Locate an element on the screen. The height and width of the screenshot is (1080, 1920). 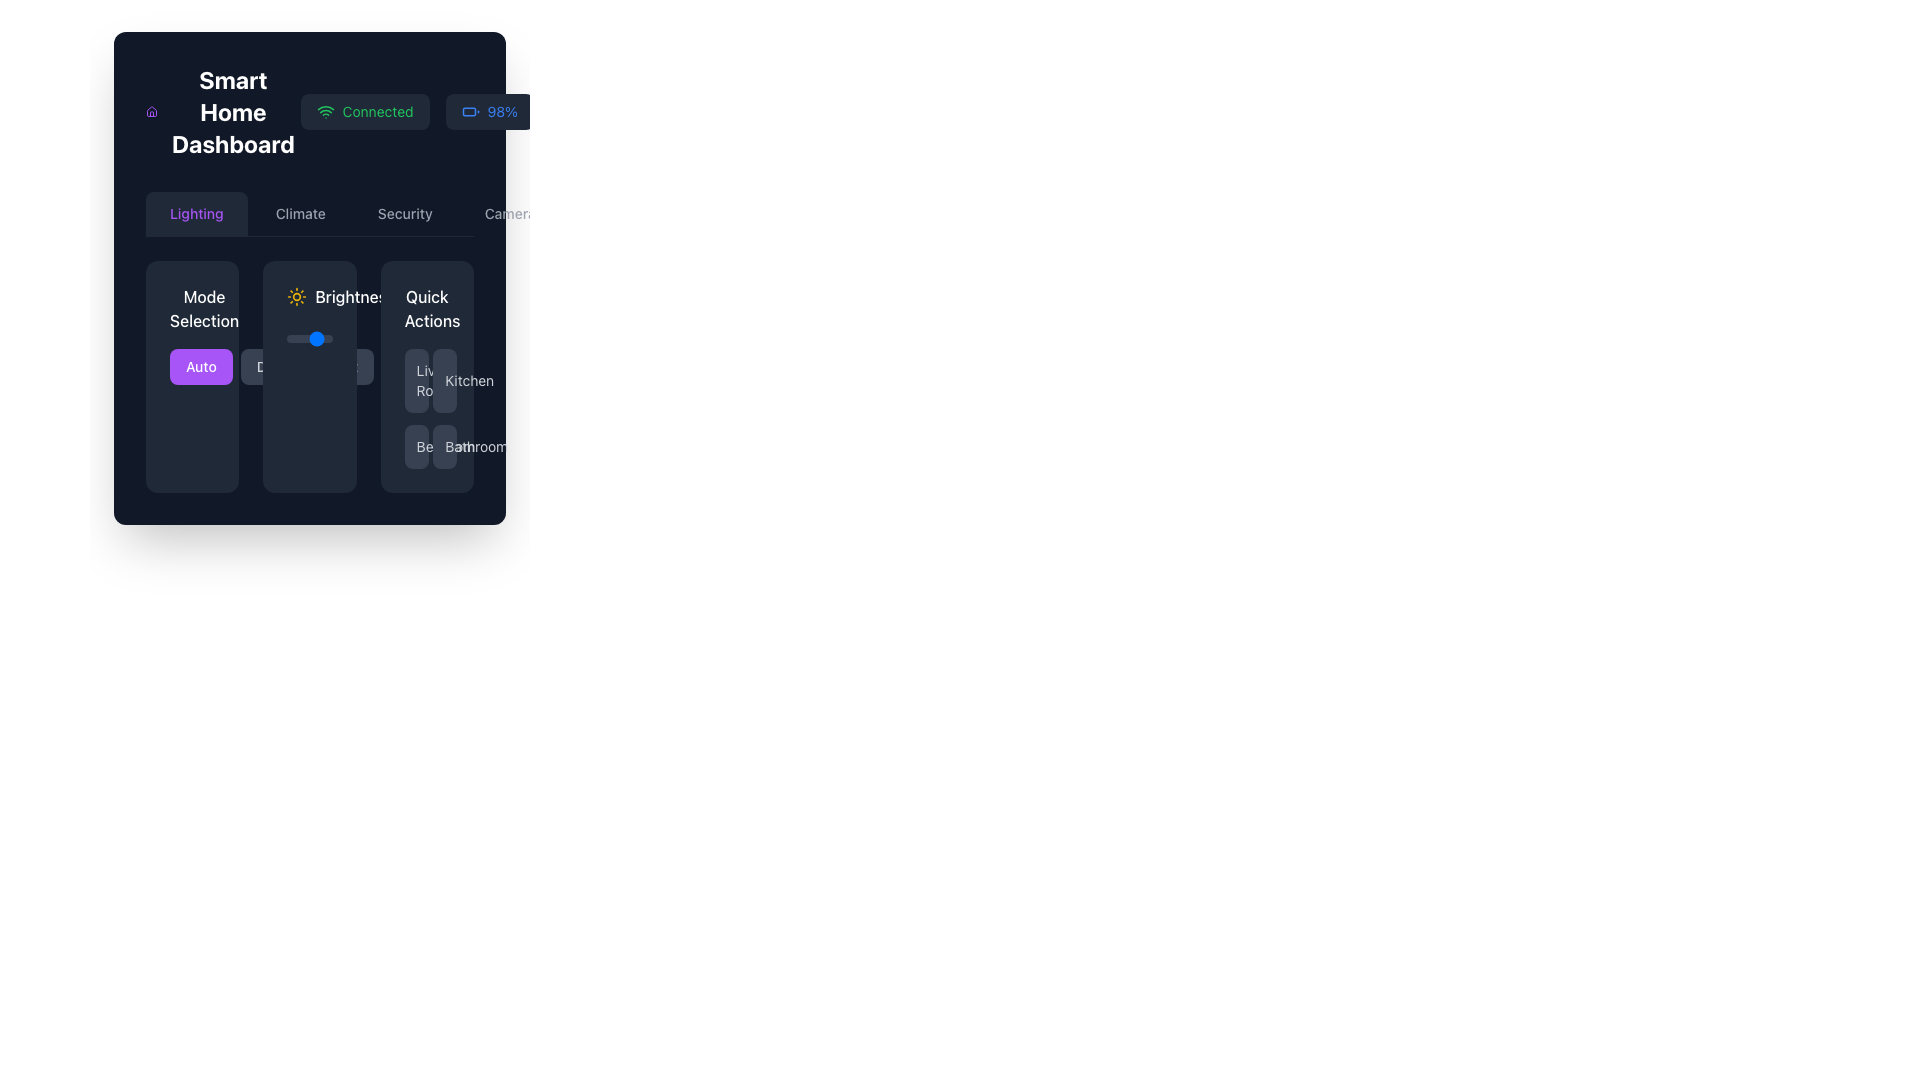
the 'Living Room' button located in the first row and first column of the grid in the bottom-right section of the 'Quick Actions' panel is located at coordinates (415, 381).